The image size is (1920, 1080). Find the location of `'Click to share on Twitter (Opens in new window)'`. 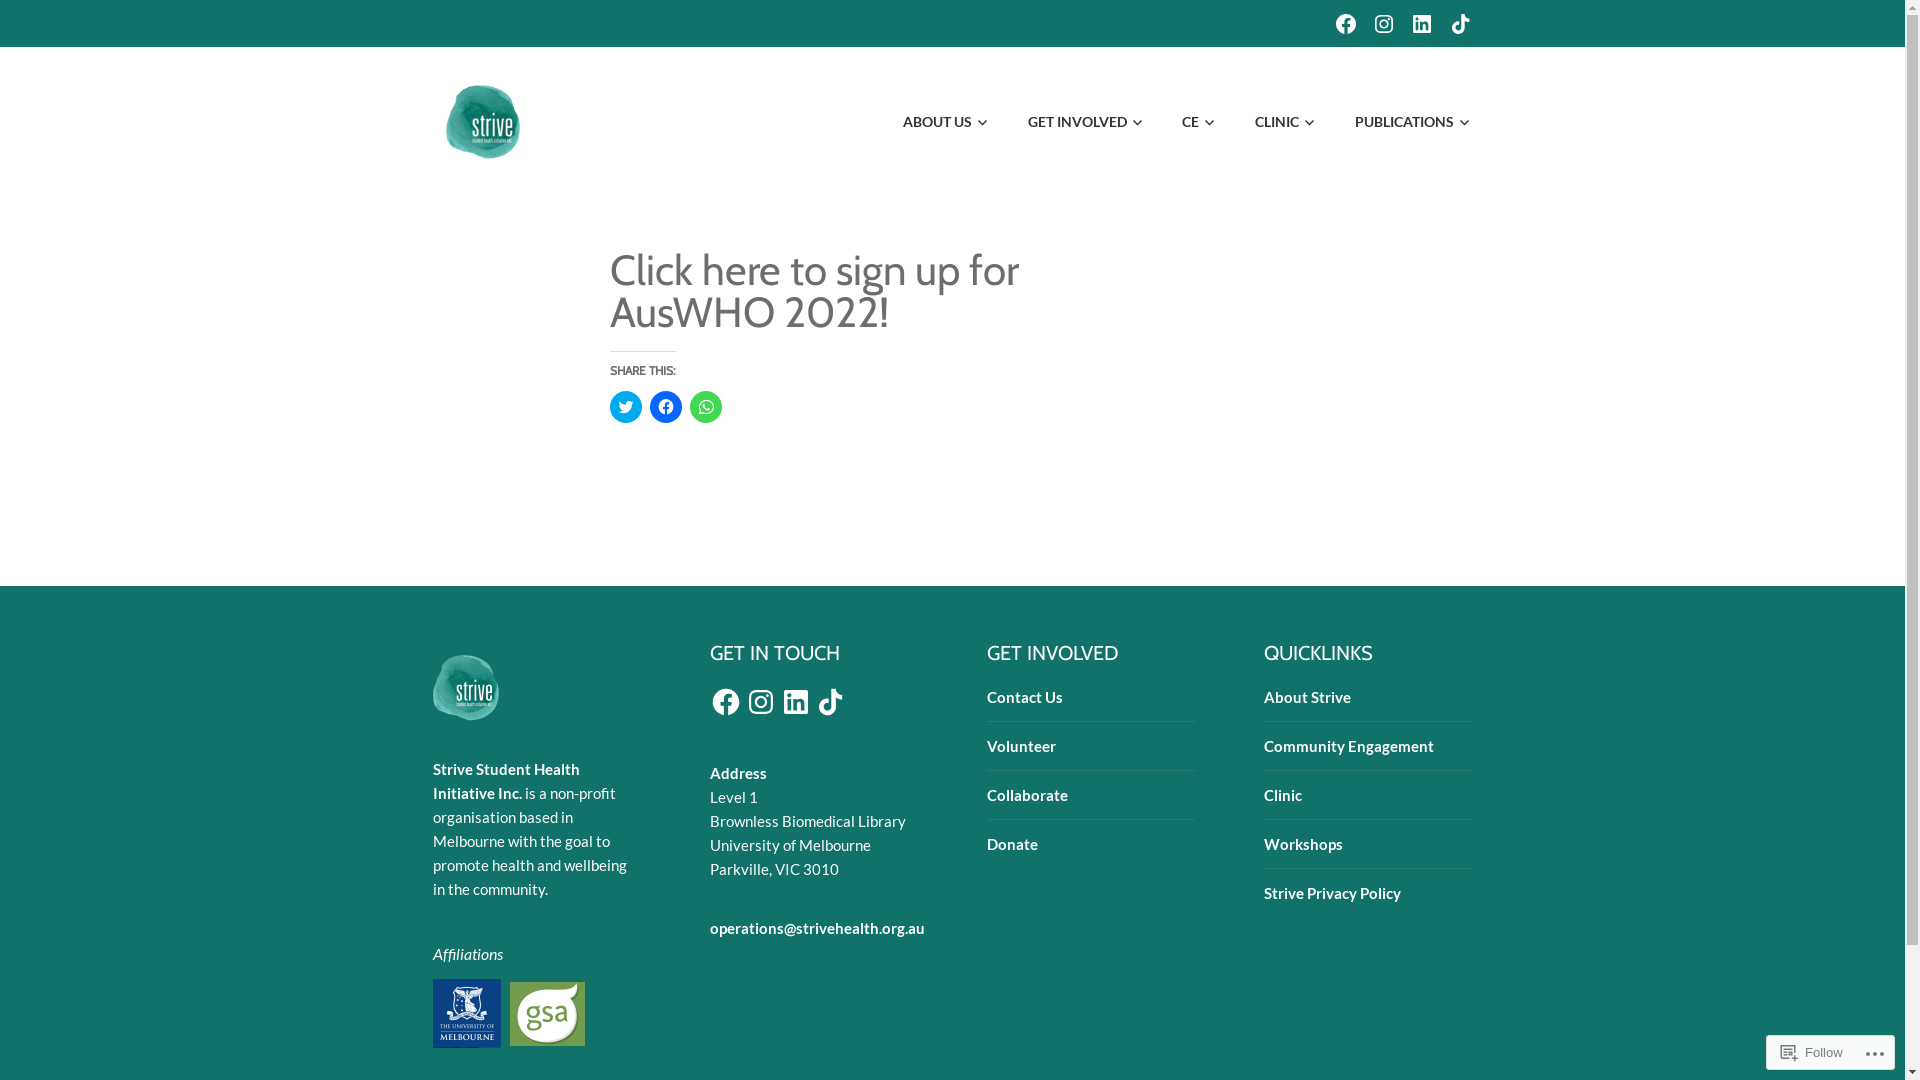

'Click to share on Twitter (Opens in new window)' is located at coordinates (624, 406).